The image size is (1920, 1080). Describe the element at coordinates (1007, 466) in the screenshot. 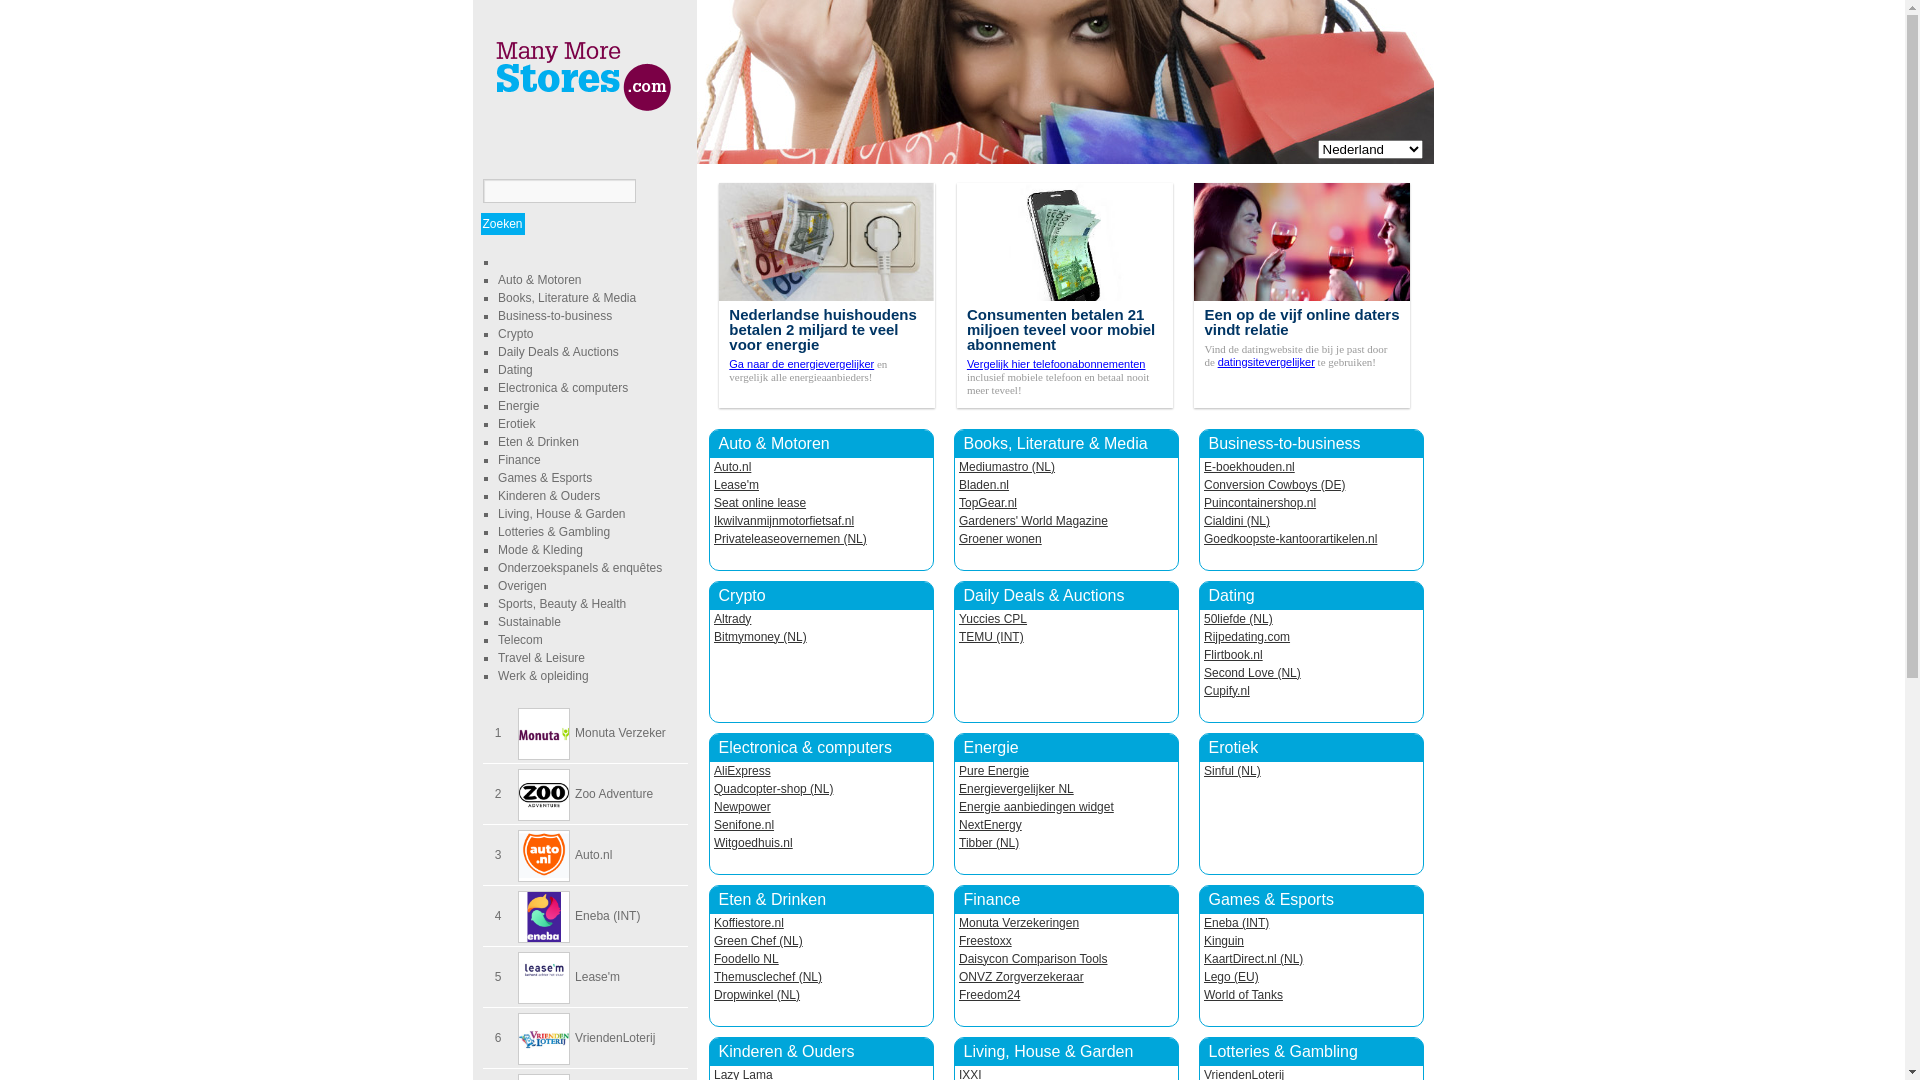

I see `'Mediumastro (NL)'` at that location.